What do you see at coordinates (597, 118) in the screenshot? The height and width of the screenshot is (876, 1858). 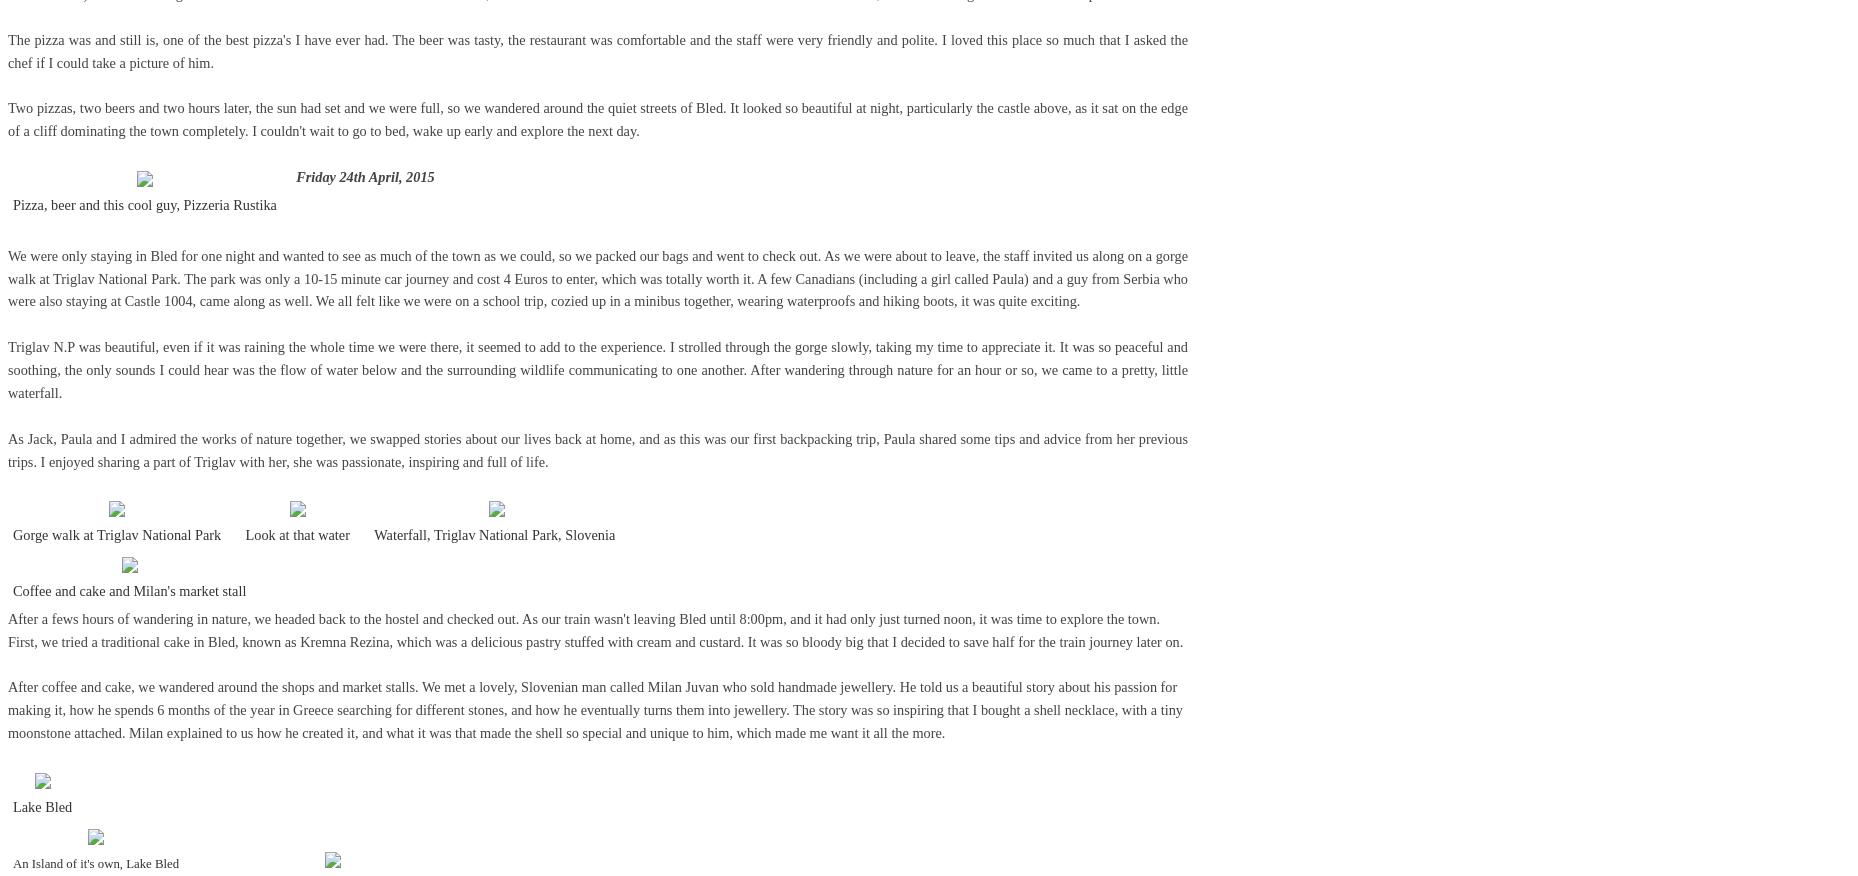 I see `'Two pizzas, two beers and two hours later, the sun had set and we were full, so we wandered around the quiet streets of Bled. It looked so beautiful at night, particularly the castle above, as it sat on the edge of a cliff dominating the town completely. I couldn't wait to go to bed, wake up early and explore the next day.'` at bounding box center [597, 118].